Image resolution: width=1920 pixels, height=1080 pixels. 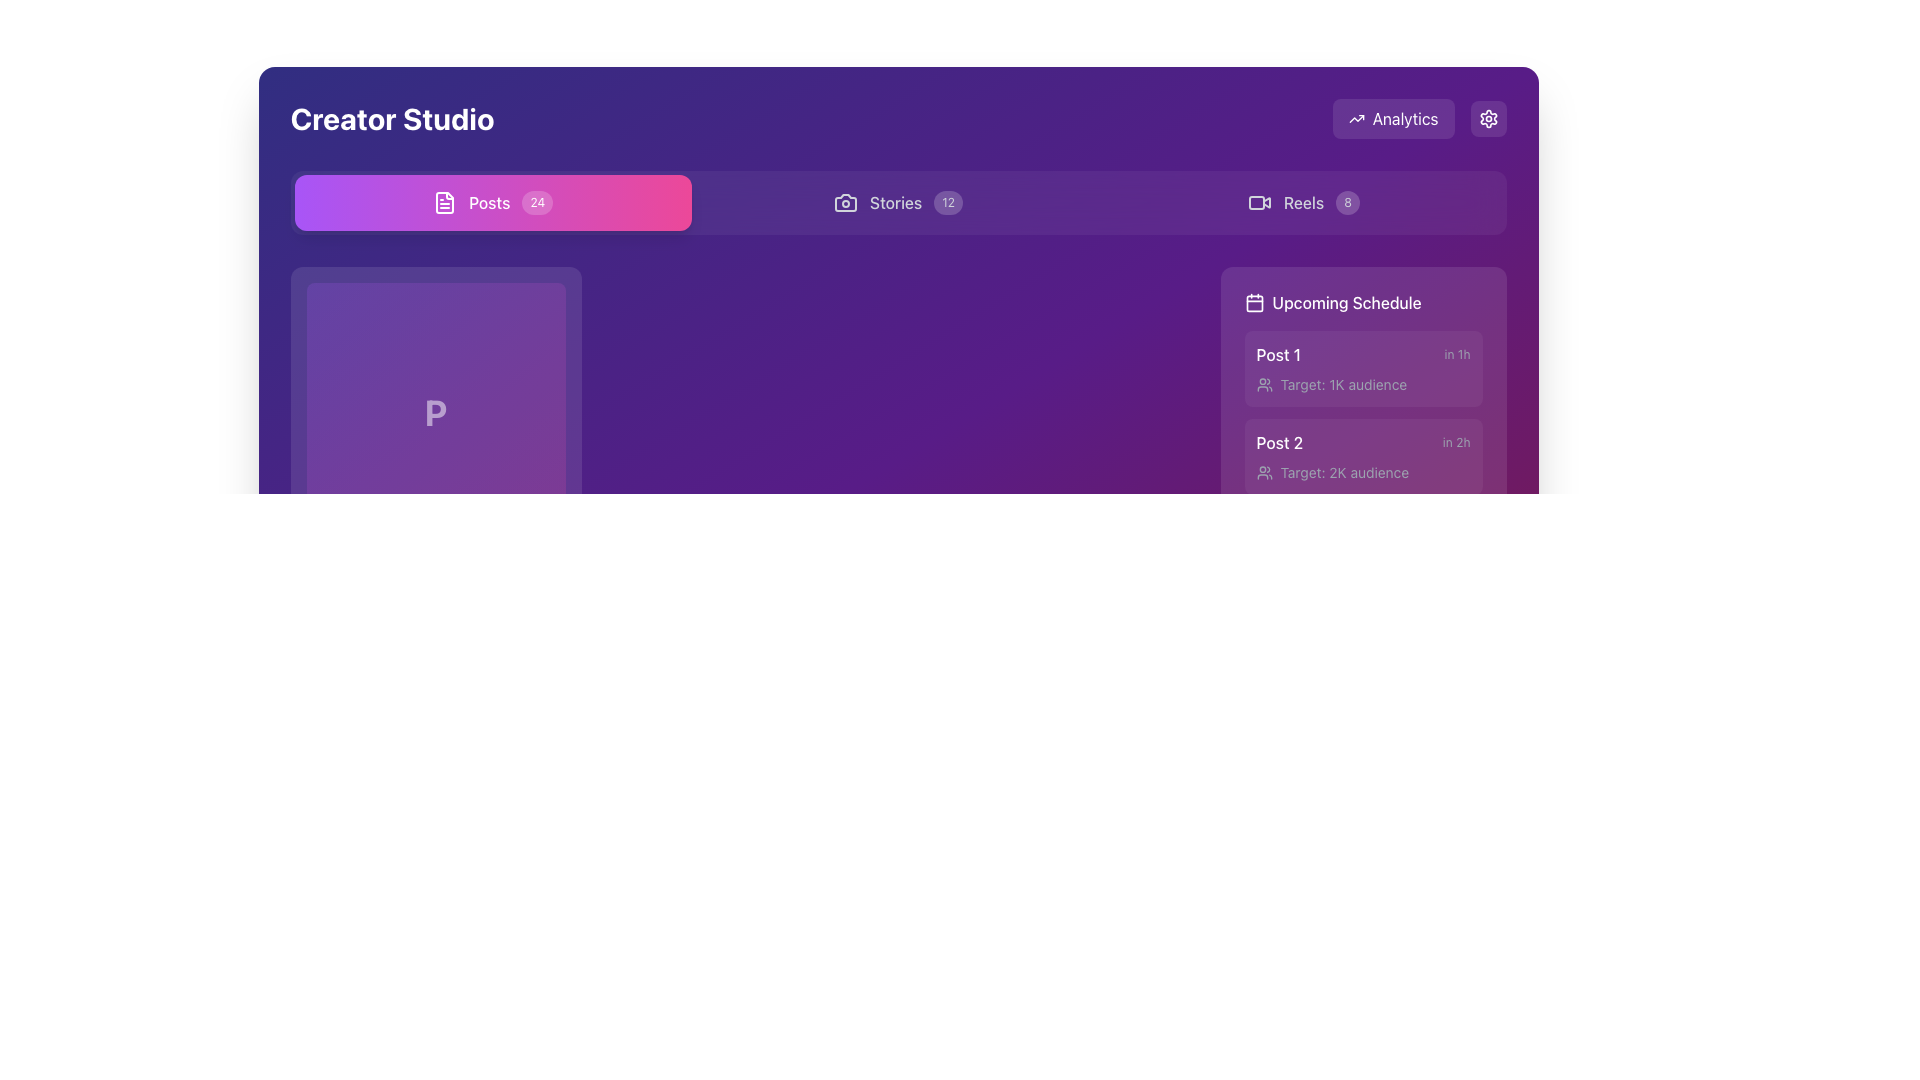 I want to click on the 'Posts' button located in the first position among three similar buttons ('Posts', 'Stories', 'Reels'), so click(x=493, y=203).